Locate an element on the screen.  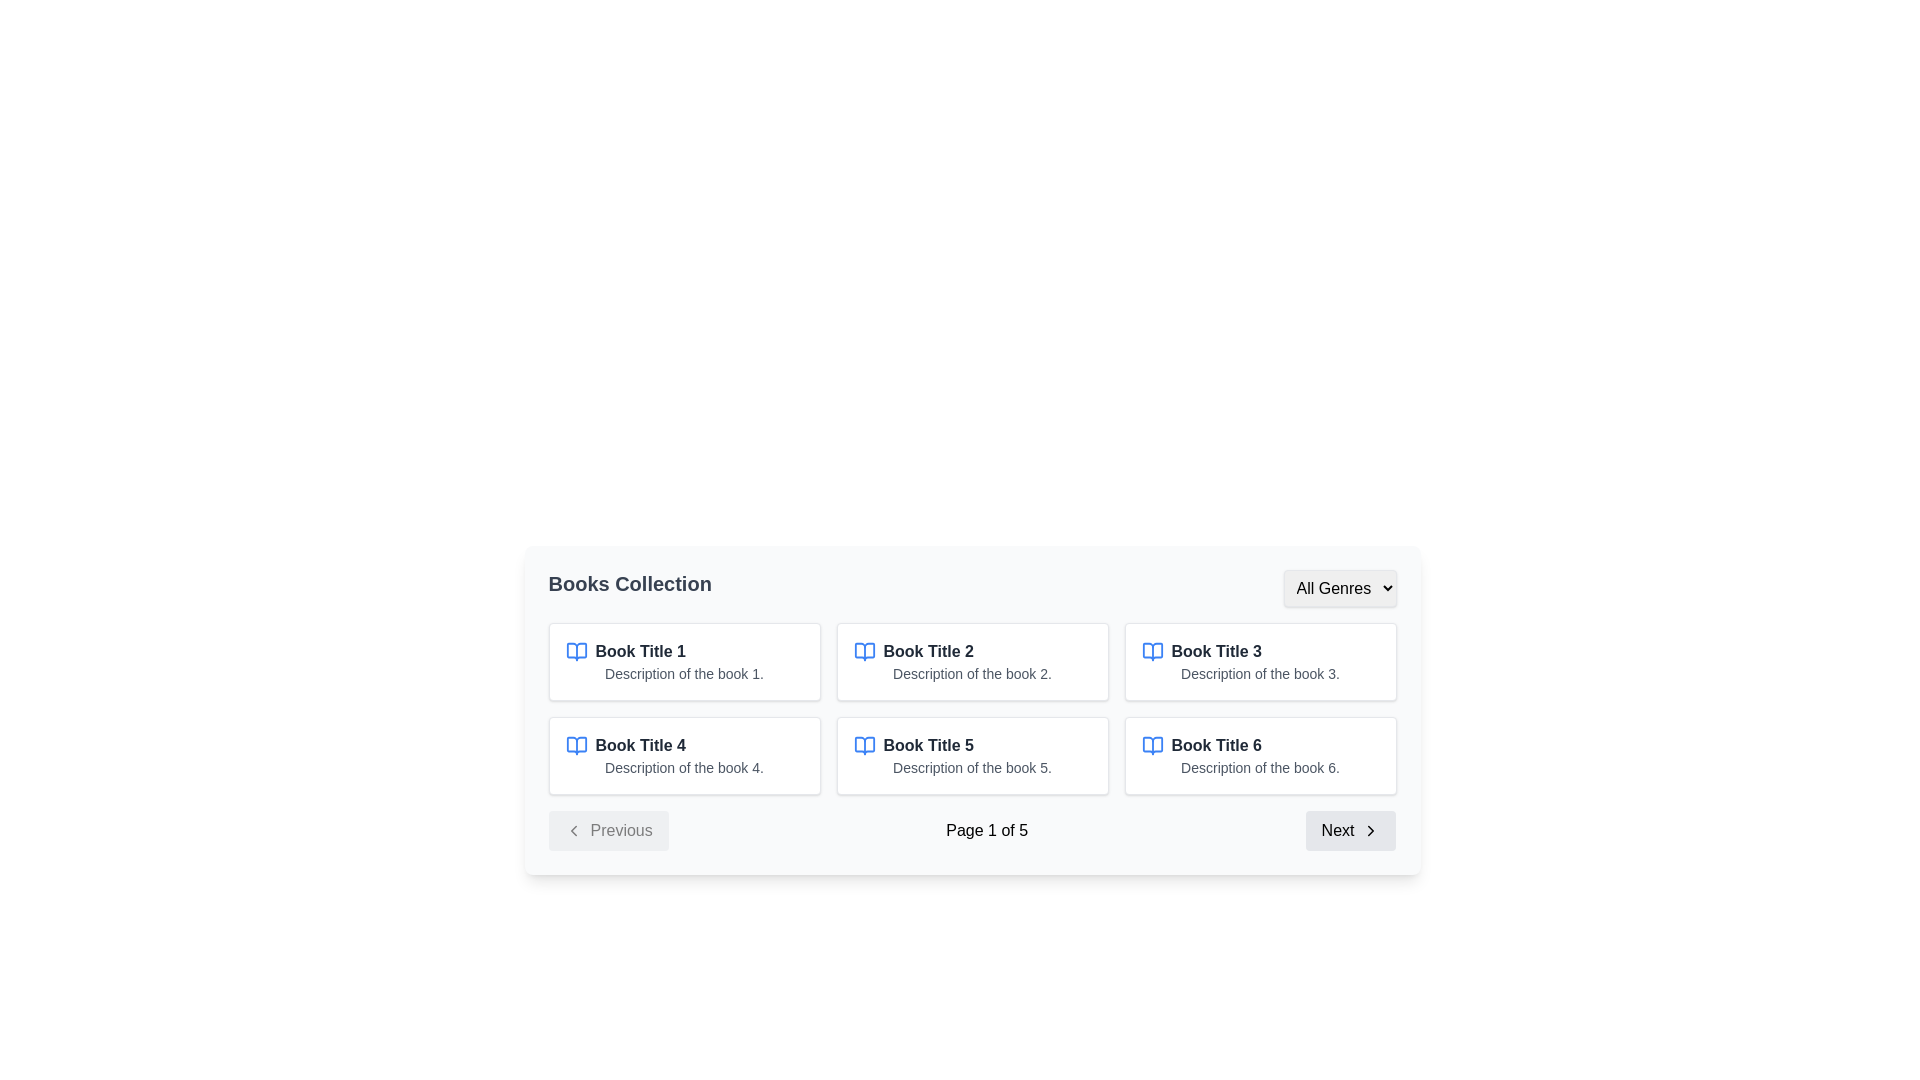
the text label representing the title of a book in the 'Books Collection' section, which is the second title in the top row of the grid layout is located at coordinates (927, 651).